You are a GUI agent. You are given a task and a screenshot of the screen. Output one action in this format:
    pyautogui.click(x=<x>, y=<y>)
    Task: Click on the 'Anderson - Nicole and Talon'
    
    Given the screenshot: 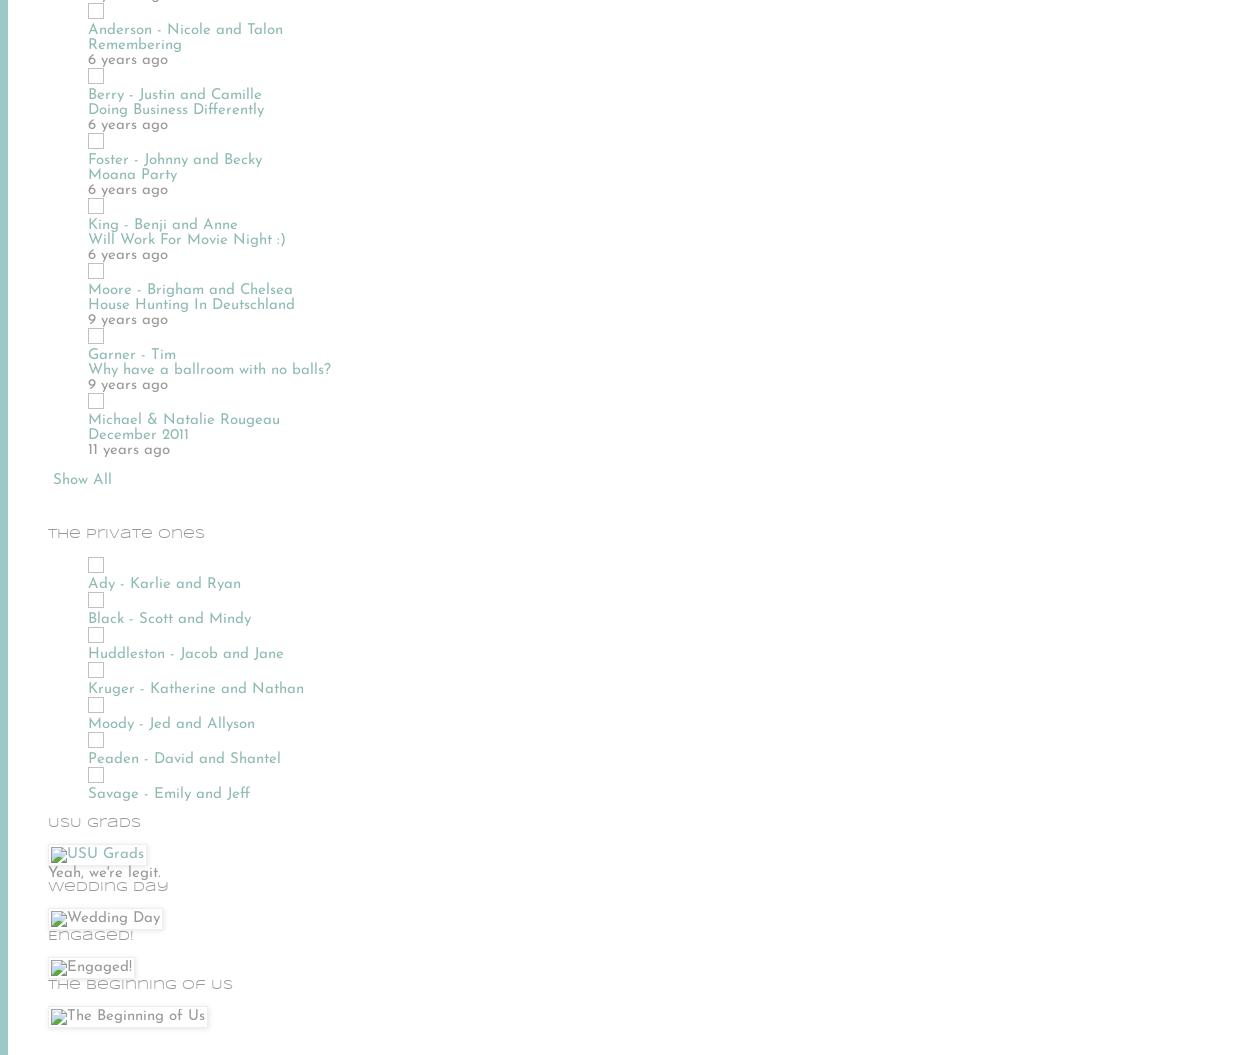 What is the action you would take?
    pyautogui.click(x=185, y=29)
    